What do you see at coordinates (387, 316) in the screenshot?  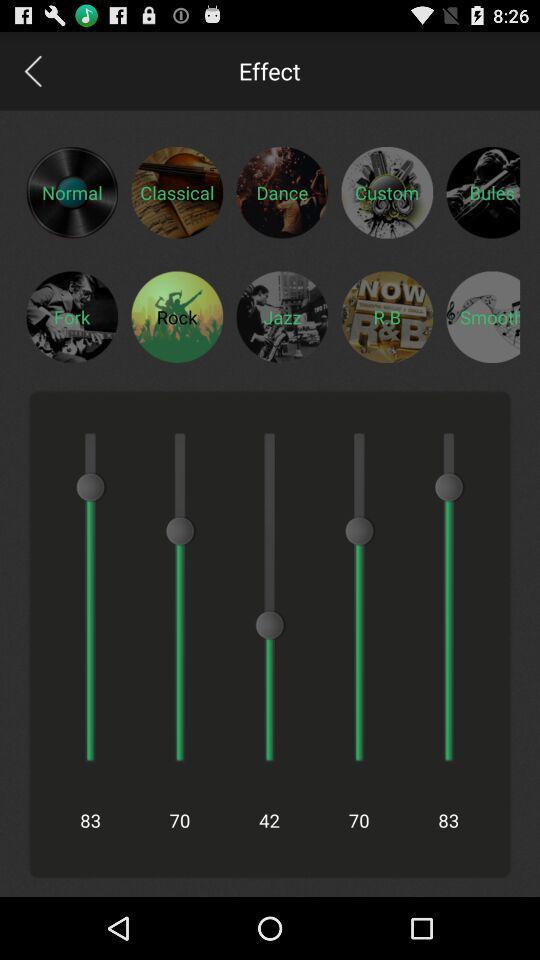 I see `open this playlist` at bounding box center [387, 316].